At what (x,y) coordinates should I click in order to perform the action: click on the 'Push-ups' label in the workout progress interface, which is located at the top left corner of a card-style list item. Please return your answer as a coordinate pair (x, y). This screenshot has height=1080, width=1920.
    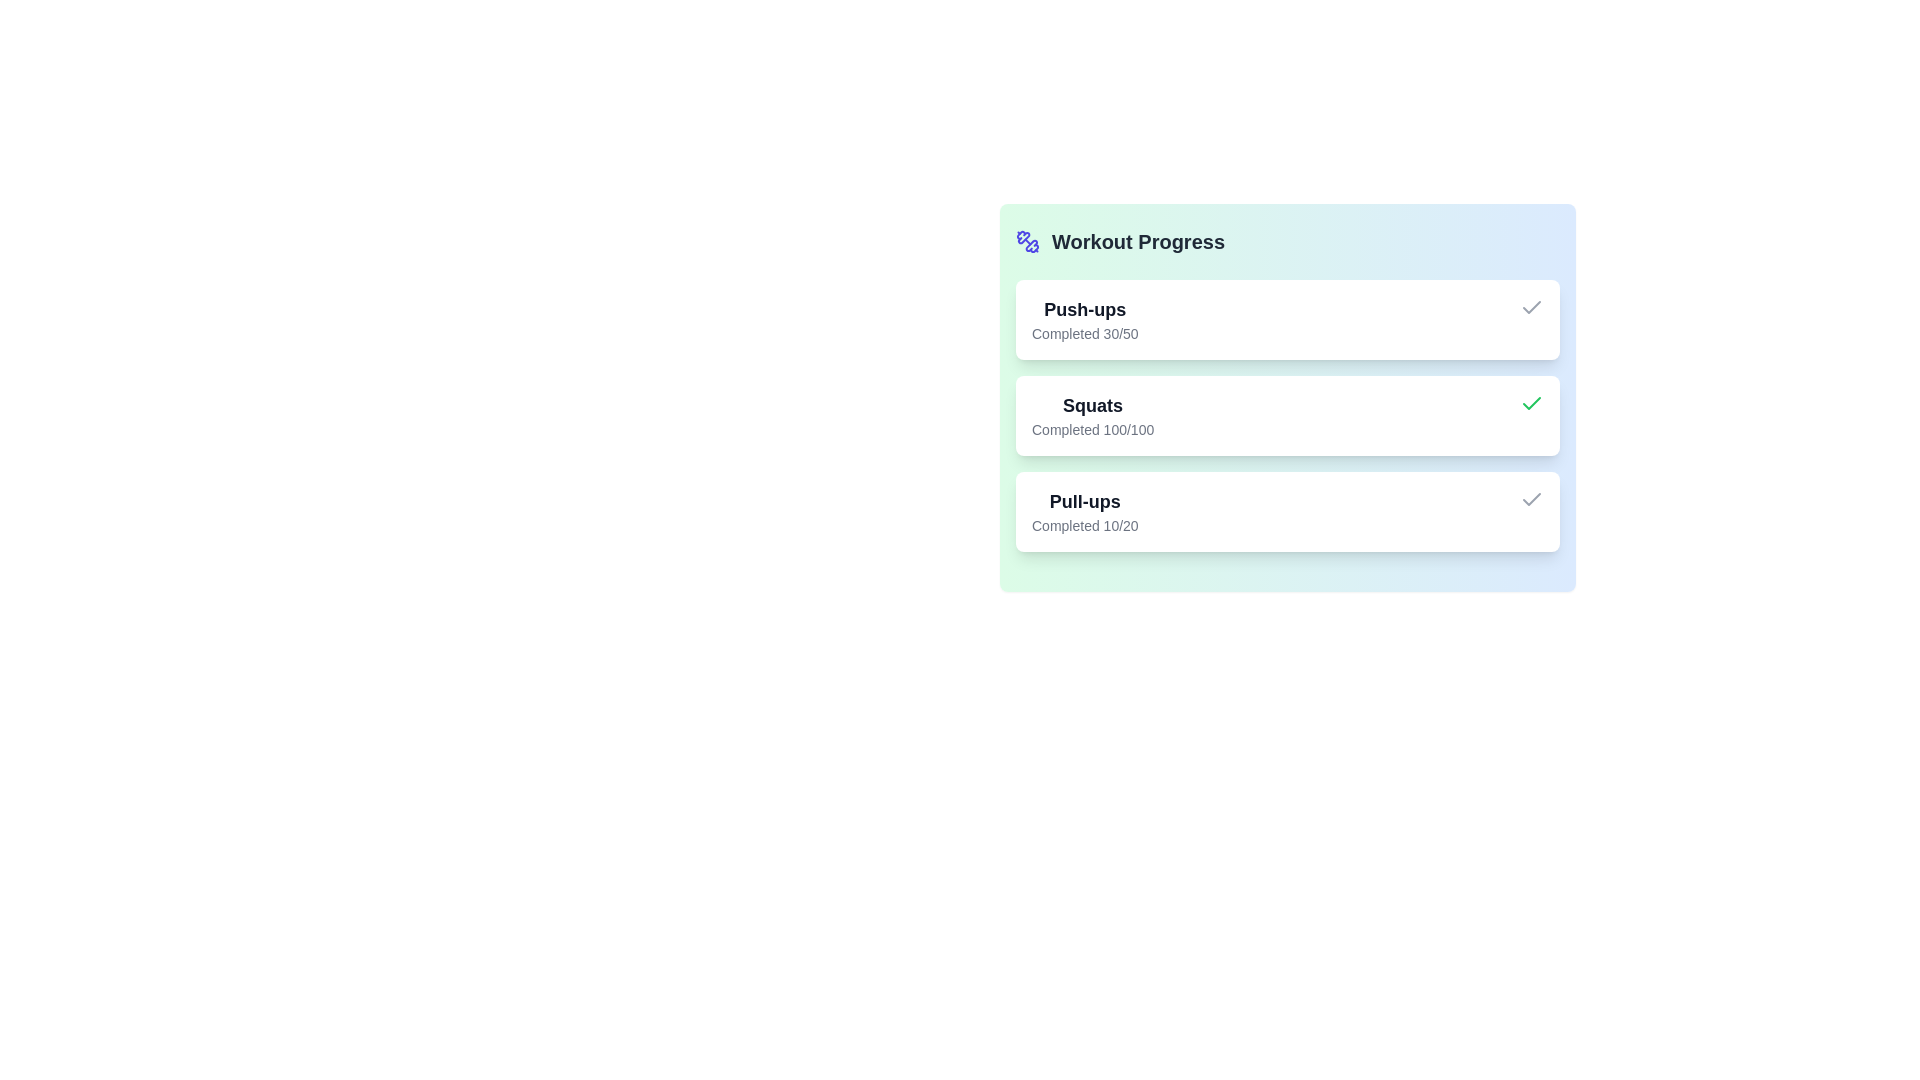
    Looking at the image, I should click on (1084, 309).